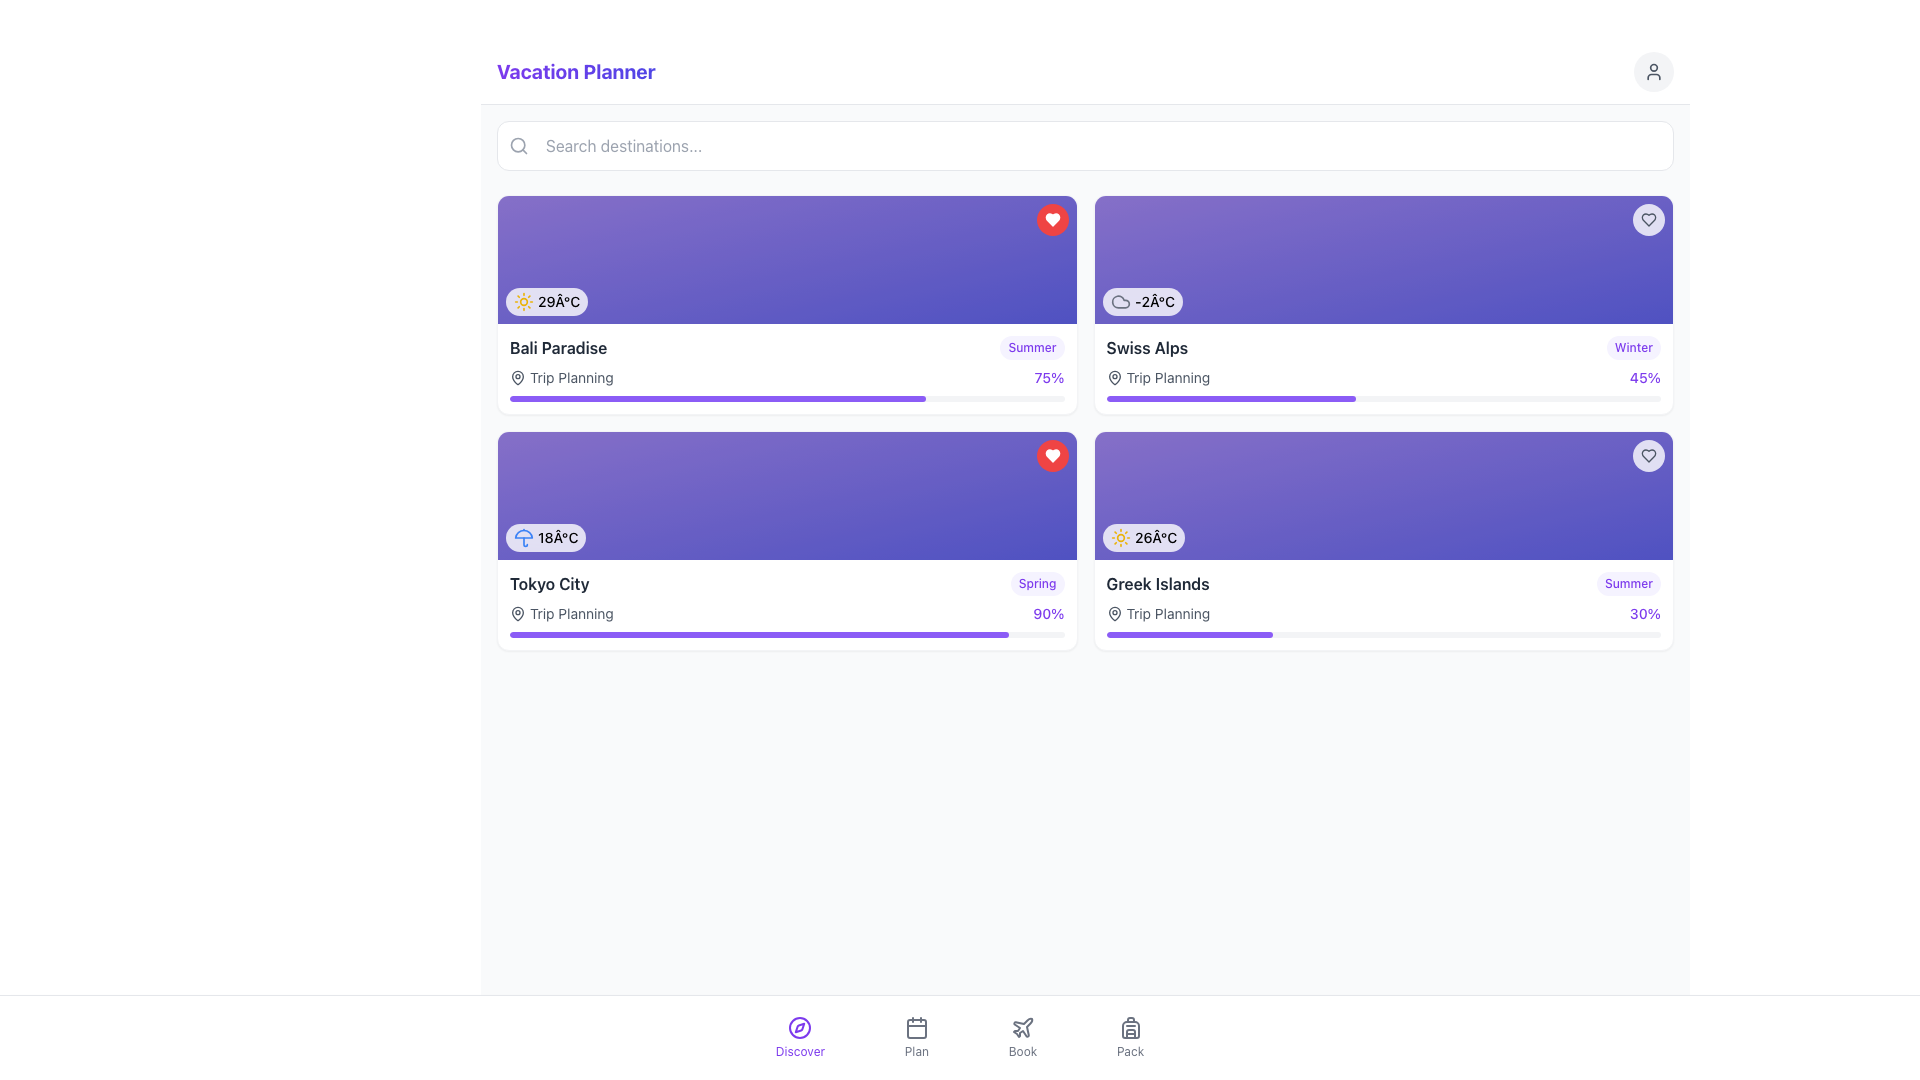 The width and height of the screenshot is (1920, 1080). I want to click on text 'Bali Paradise' which serves as the title for a travel destination card in the vacation-themed interface, so click(558, 346).